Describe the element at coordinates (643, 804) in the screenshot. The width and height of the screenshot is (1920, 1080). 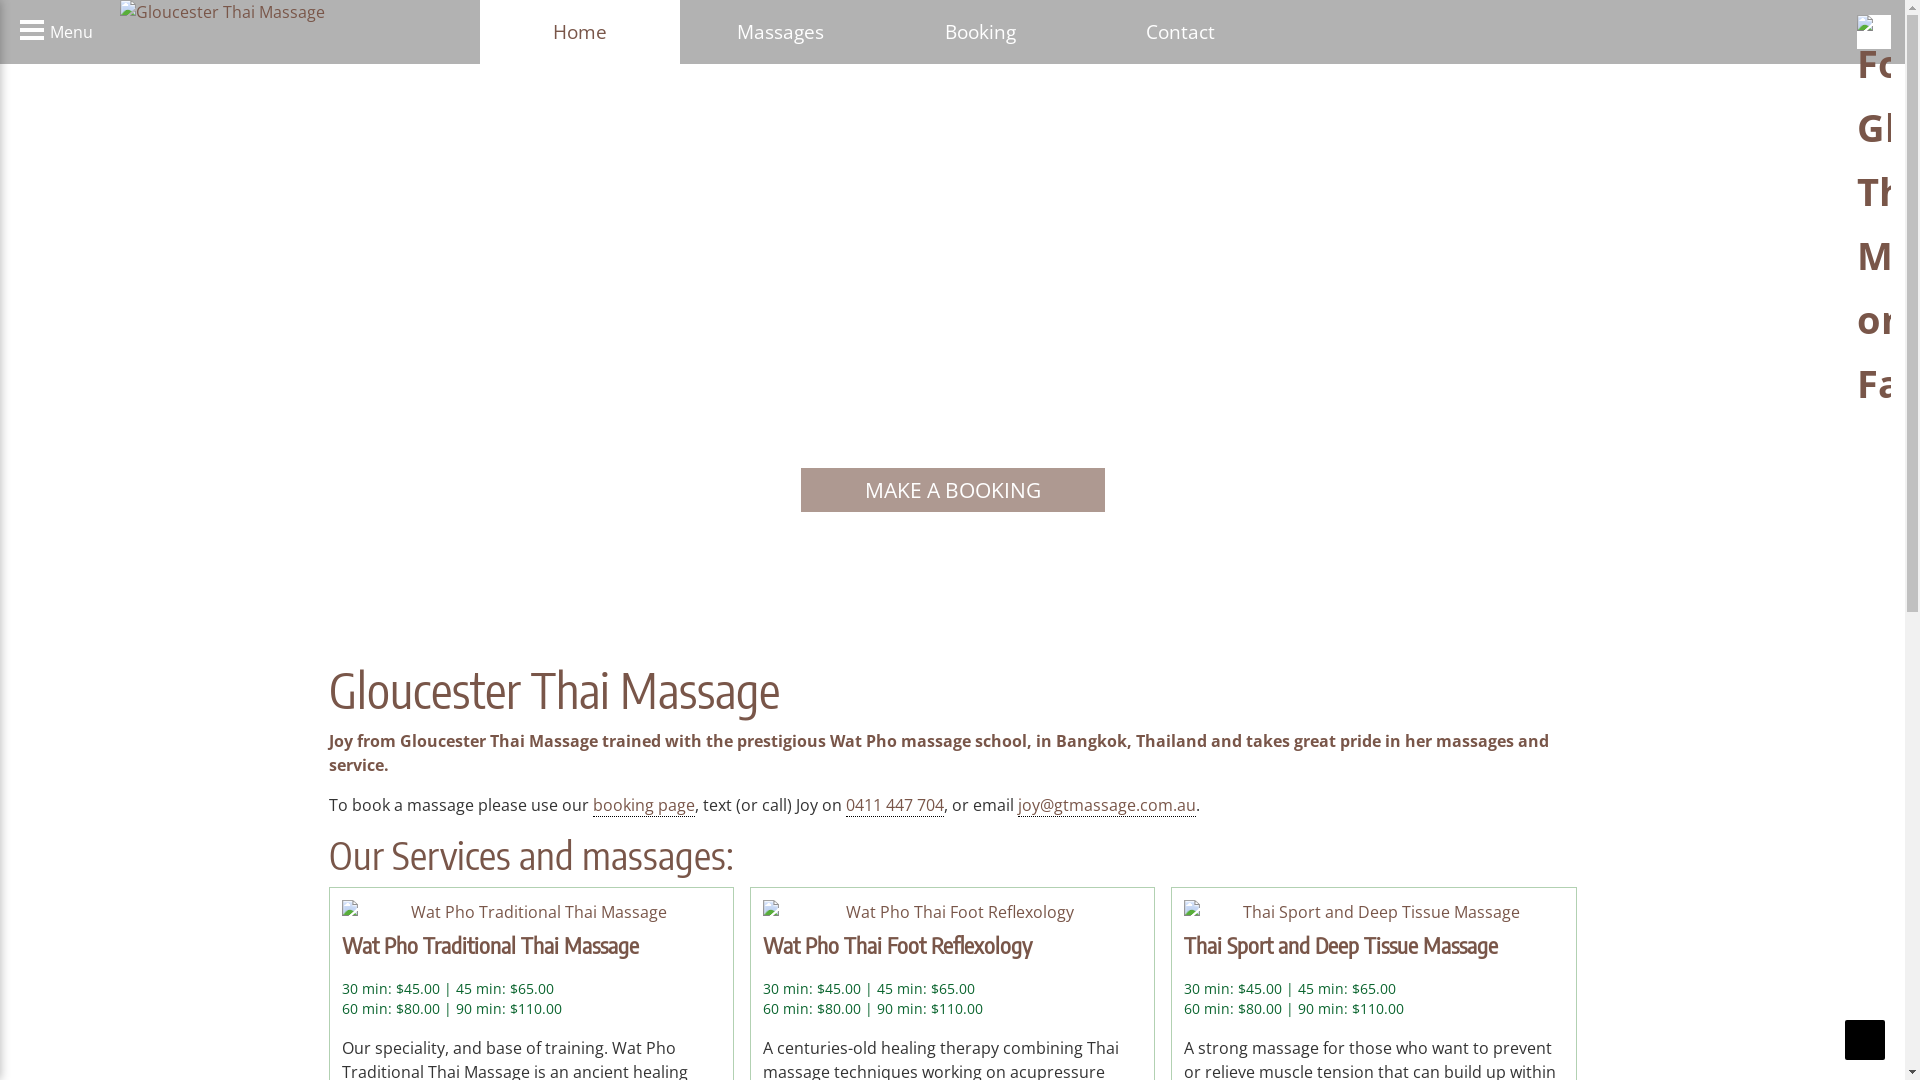
I see `'booking page'` at that location.